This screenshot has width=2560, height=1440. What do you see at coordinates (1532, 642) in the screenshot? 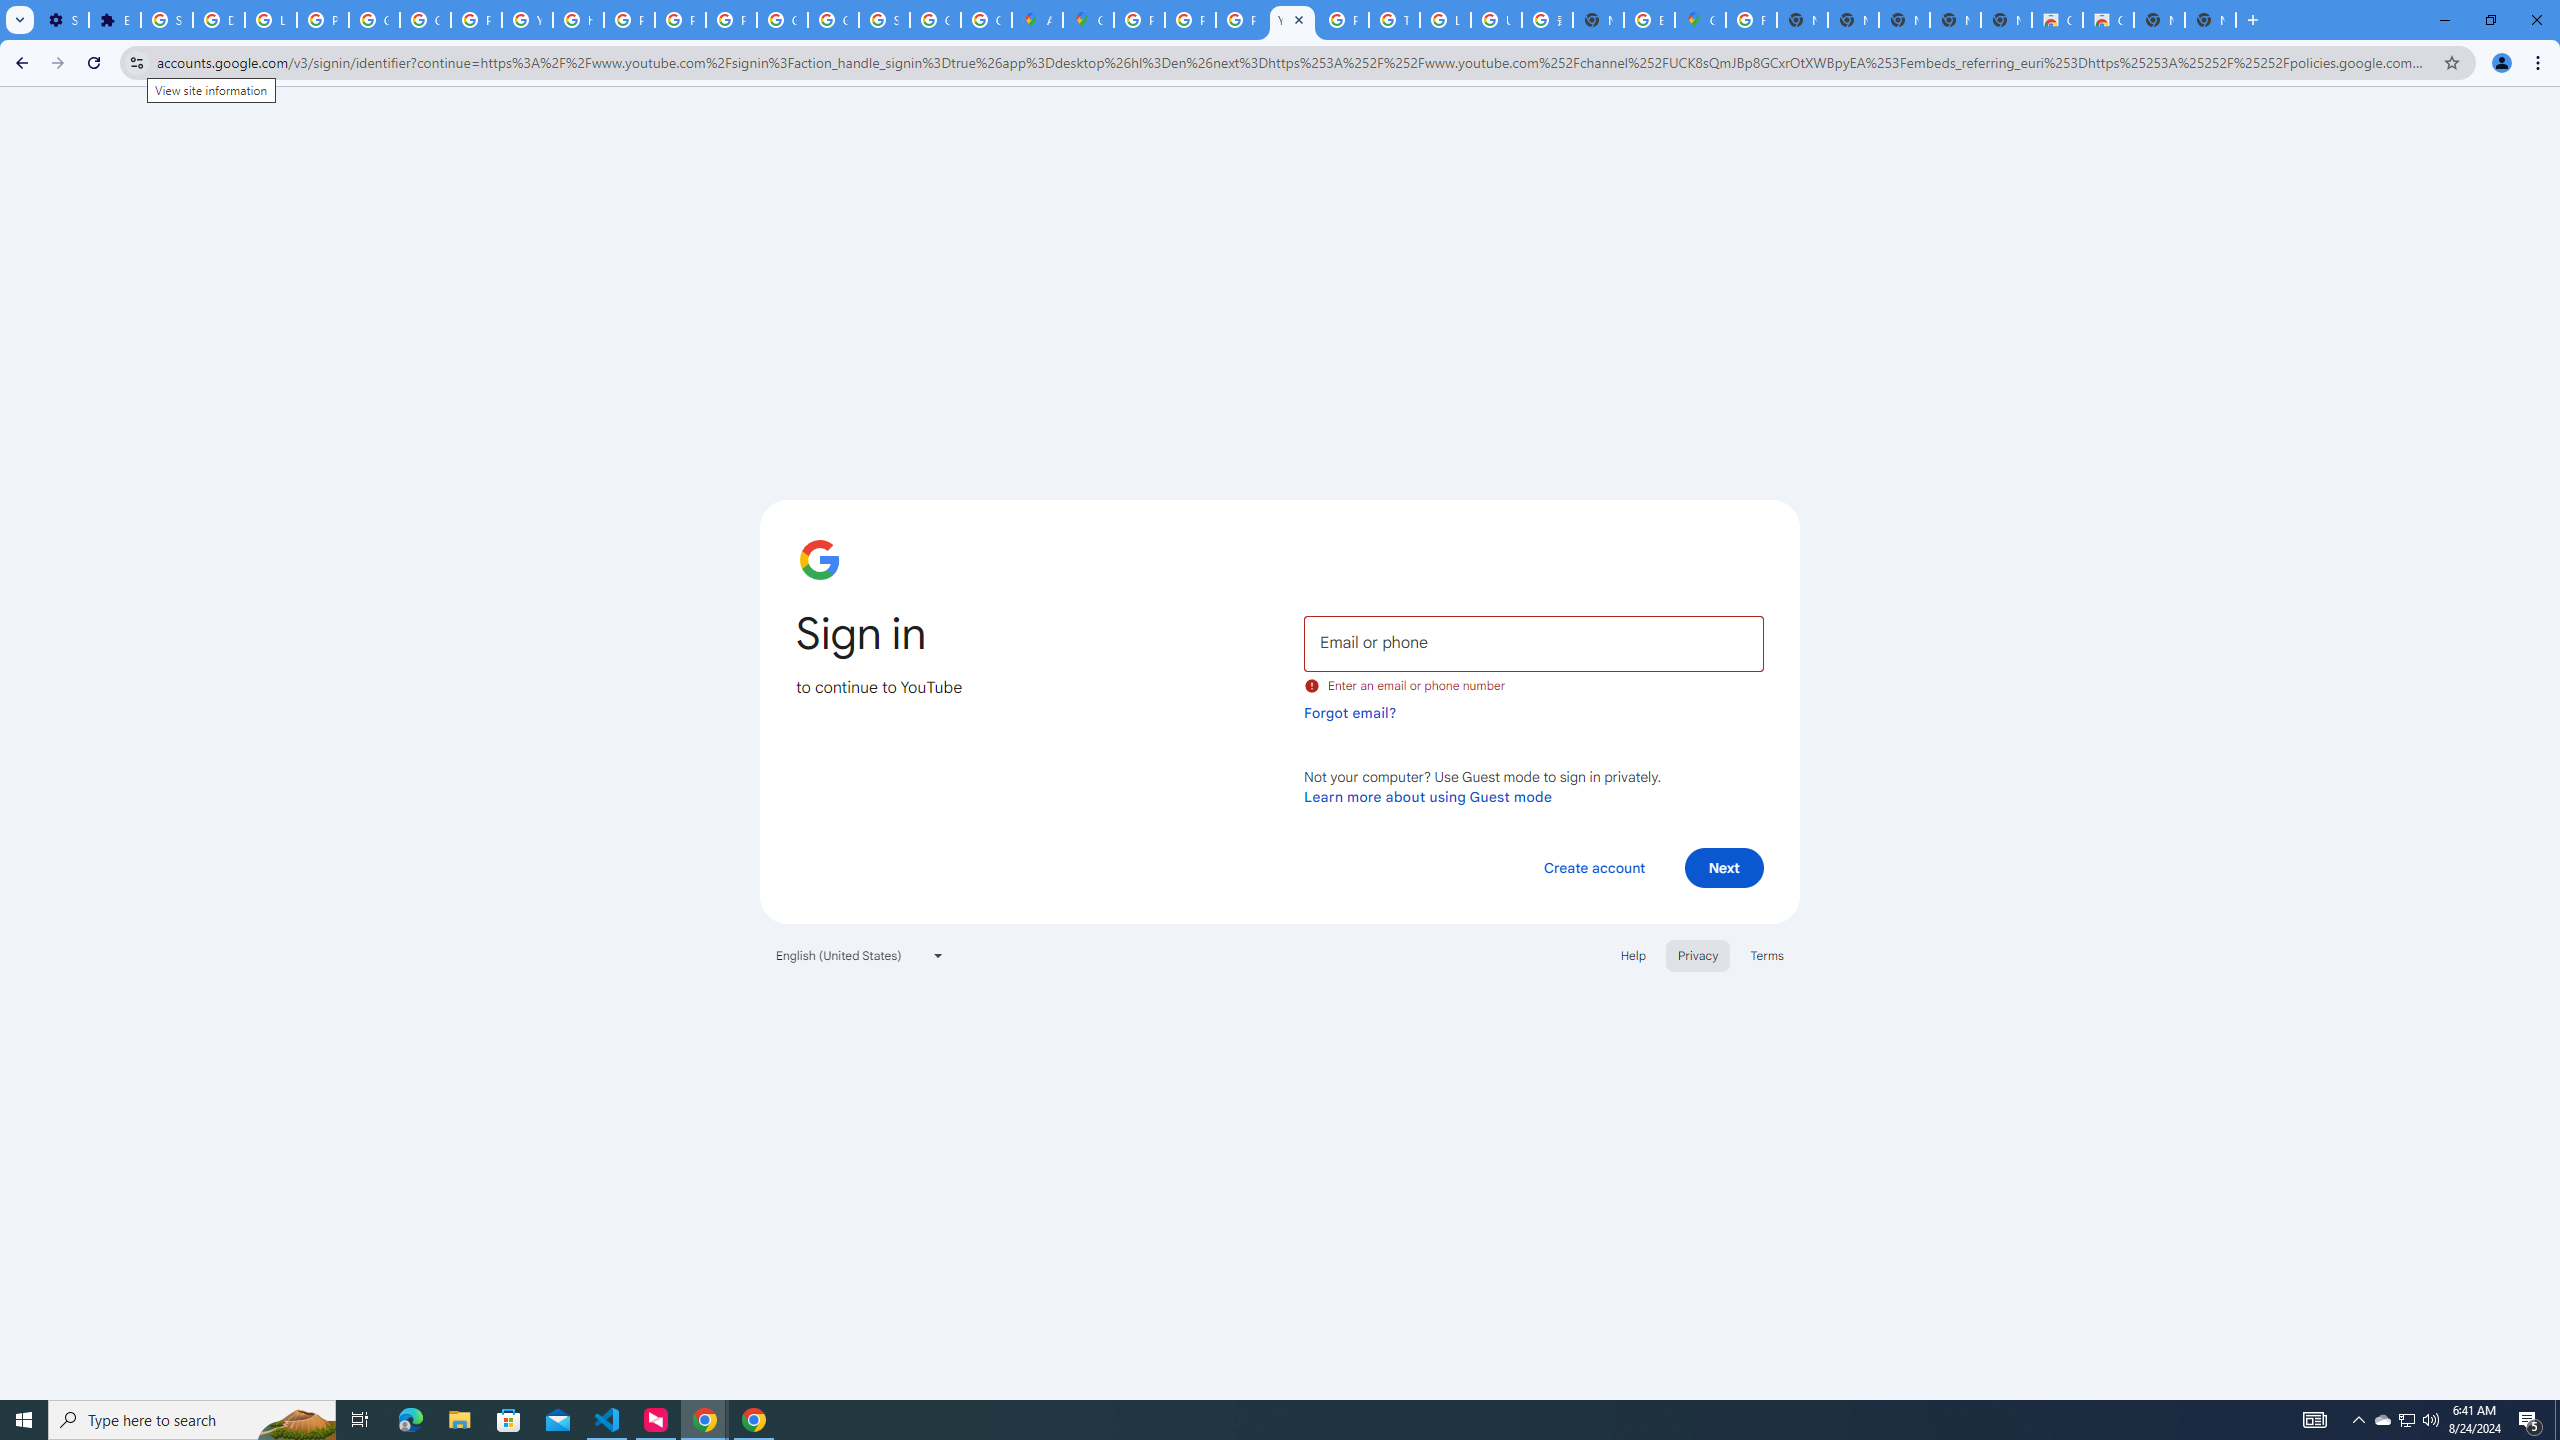
I see `'Email or phone'` at bounding box center [1532, 642].